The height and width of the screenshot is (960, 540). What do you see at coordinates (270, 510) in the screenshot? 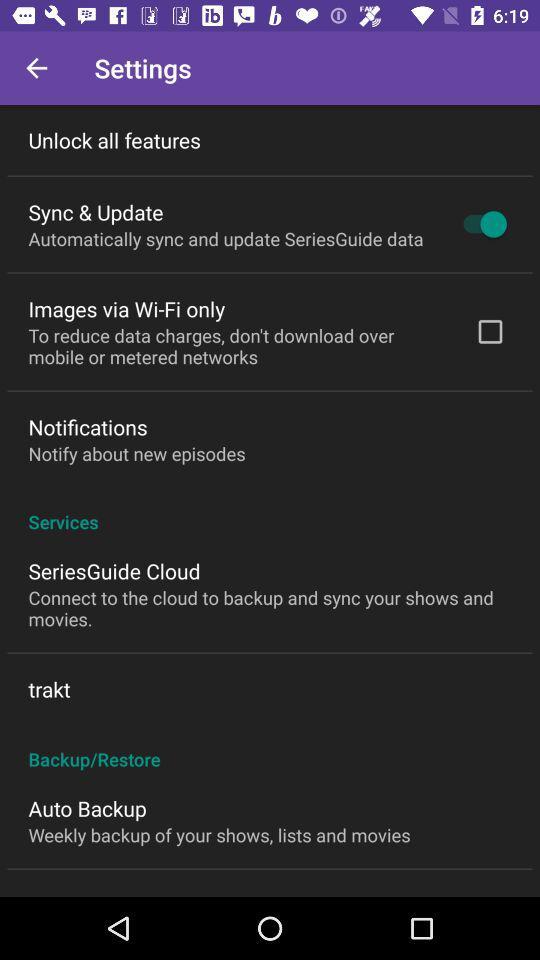
I see `the item above seriesguide cloud item` at bounding box center [270, 510].